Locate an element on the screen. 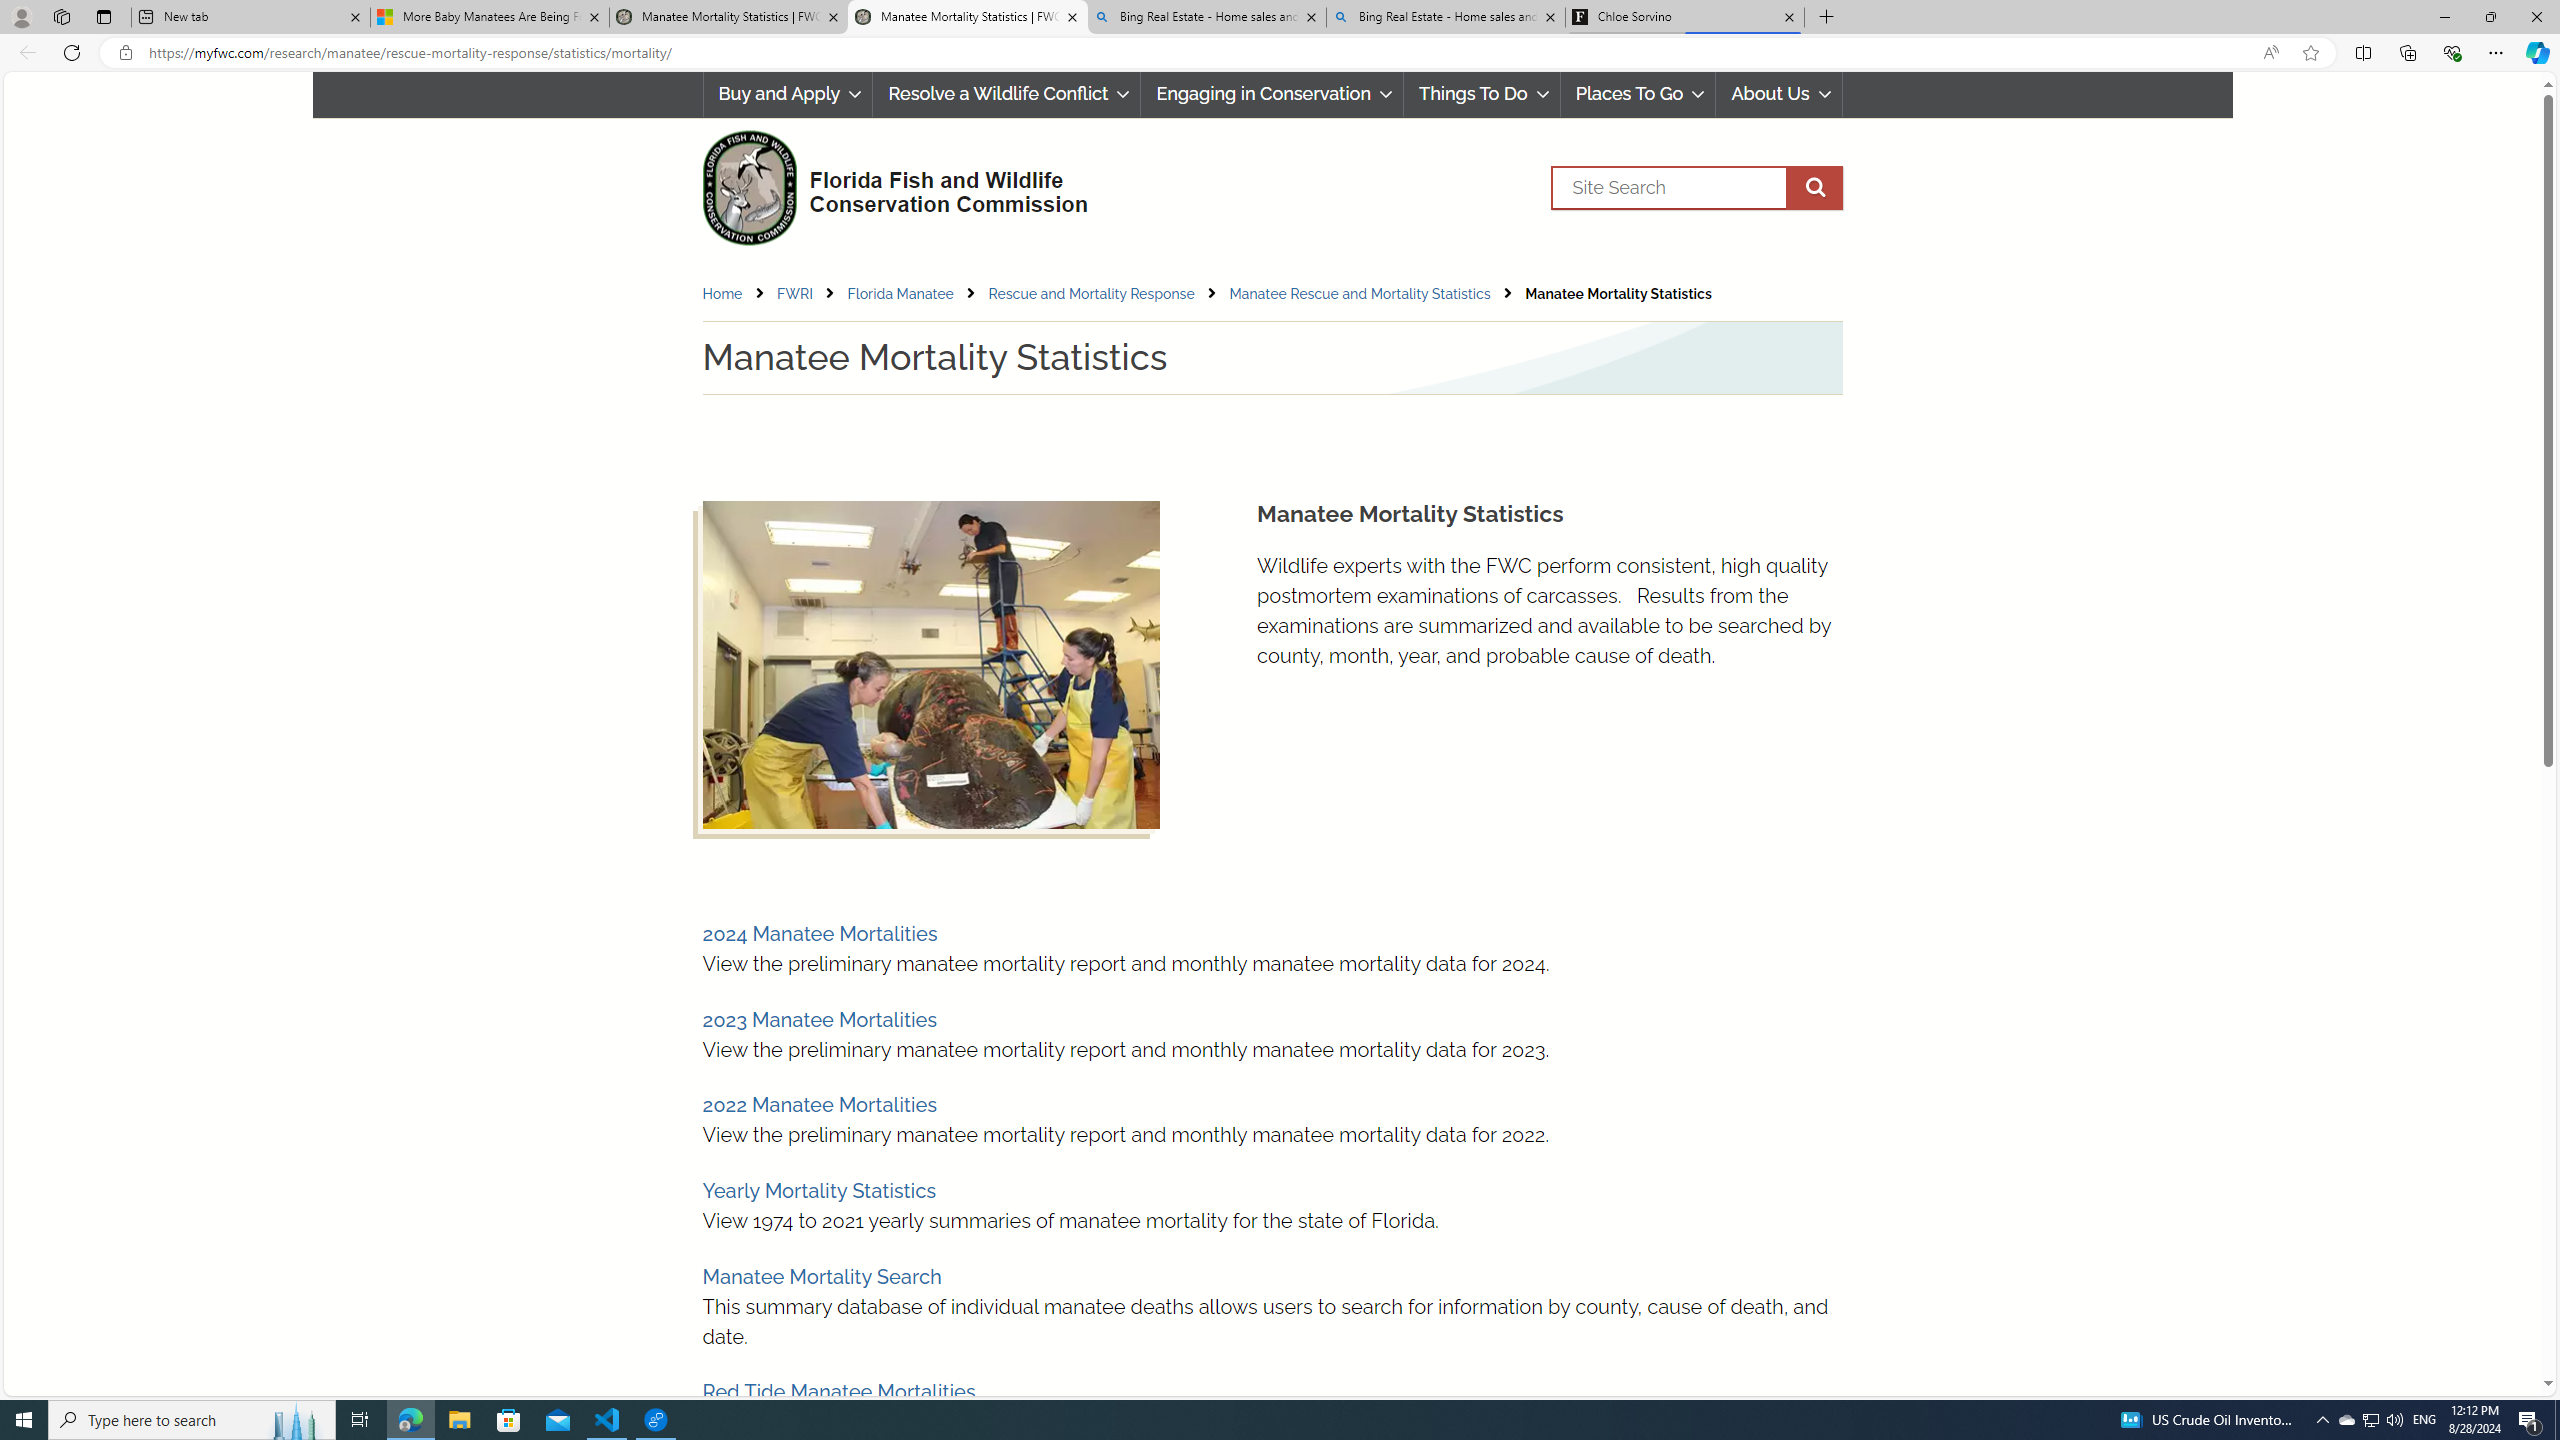 The height and width of the screenshot is (1440, 2560). 'Places To Go' is located at coordinates (1638, 93).